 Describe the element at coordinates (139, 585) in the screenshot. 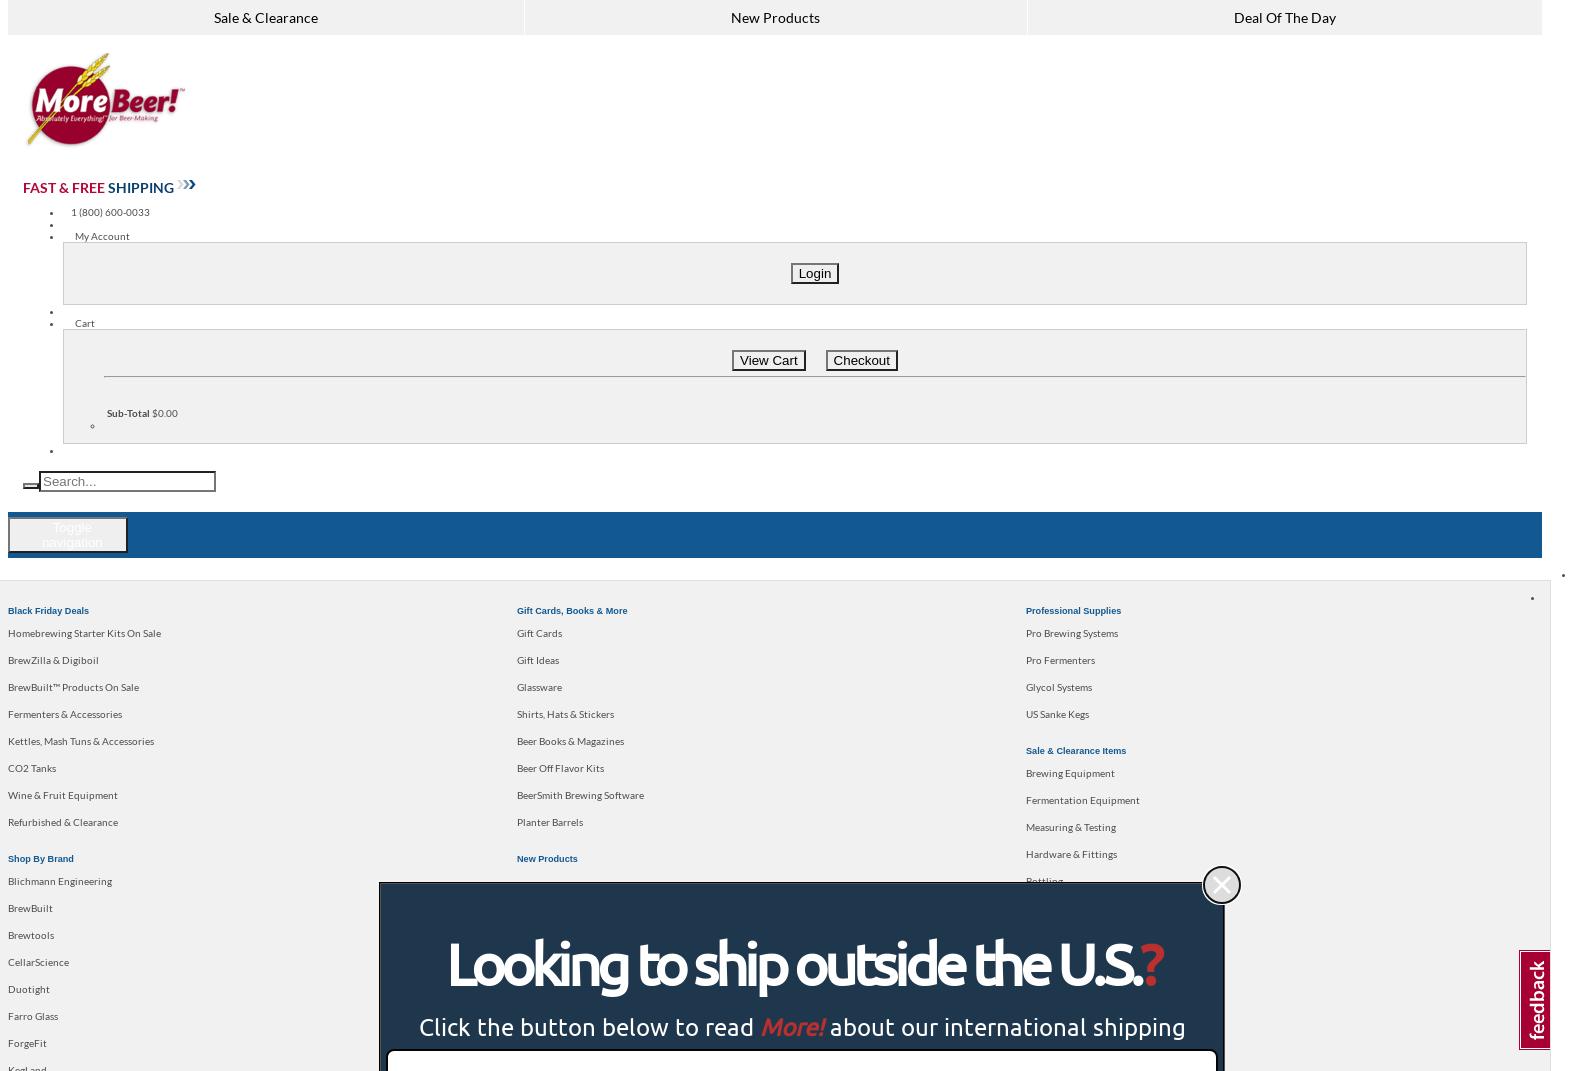

I see `'Starter Kits'` at that location.